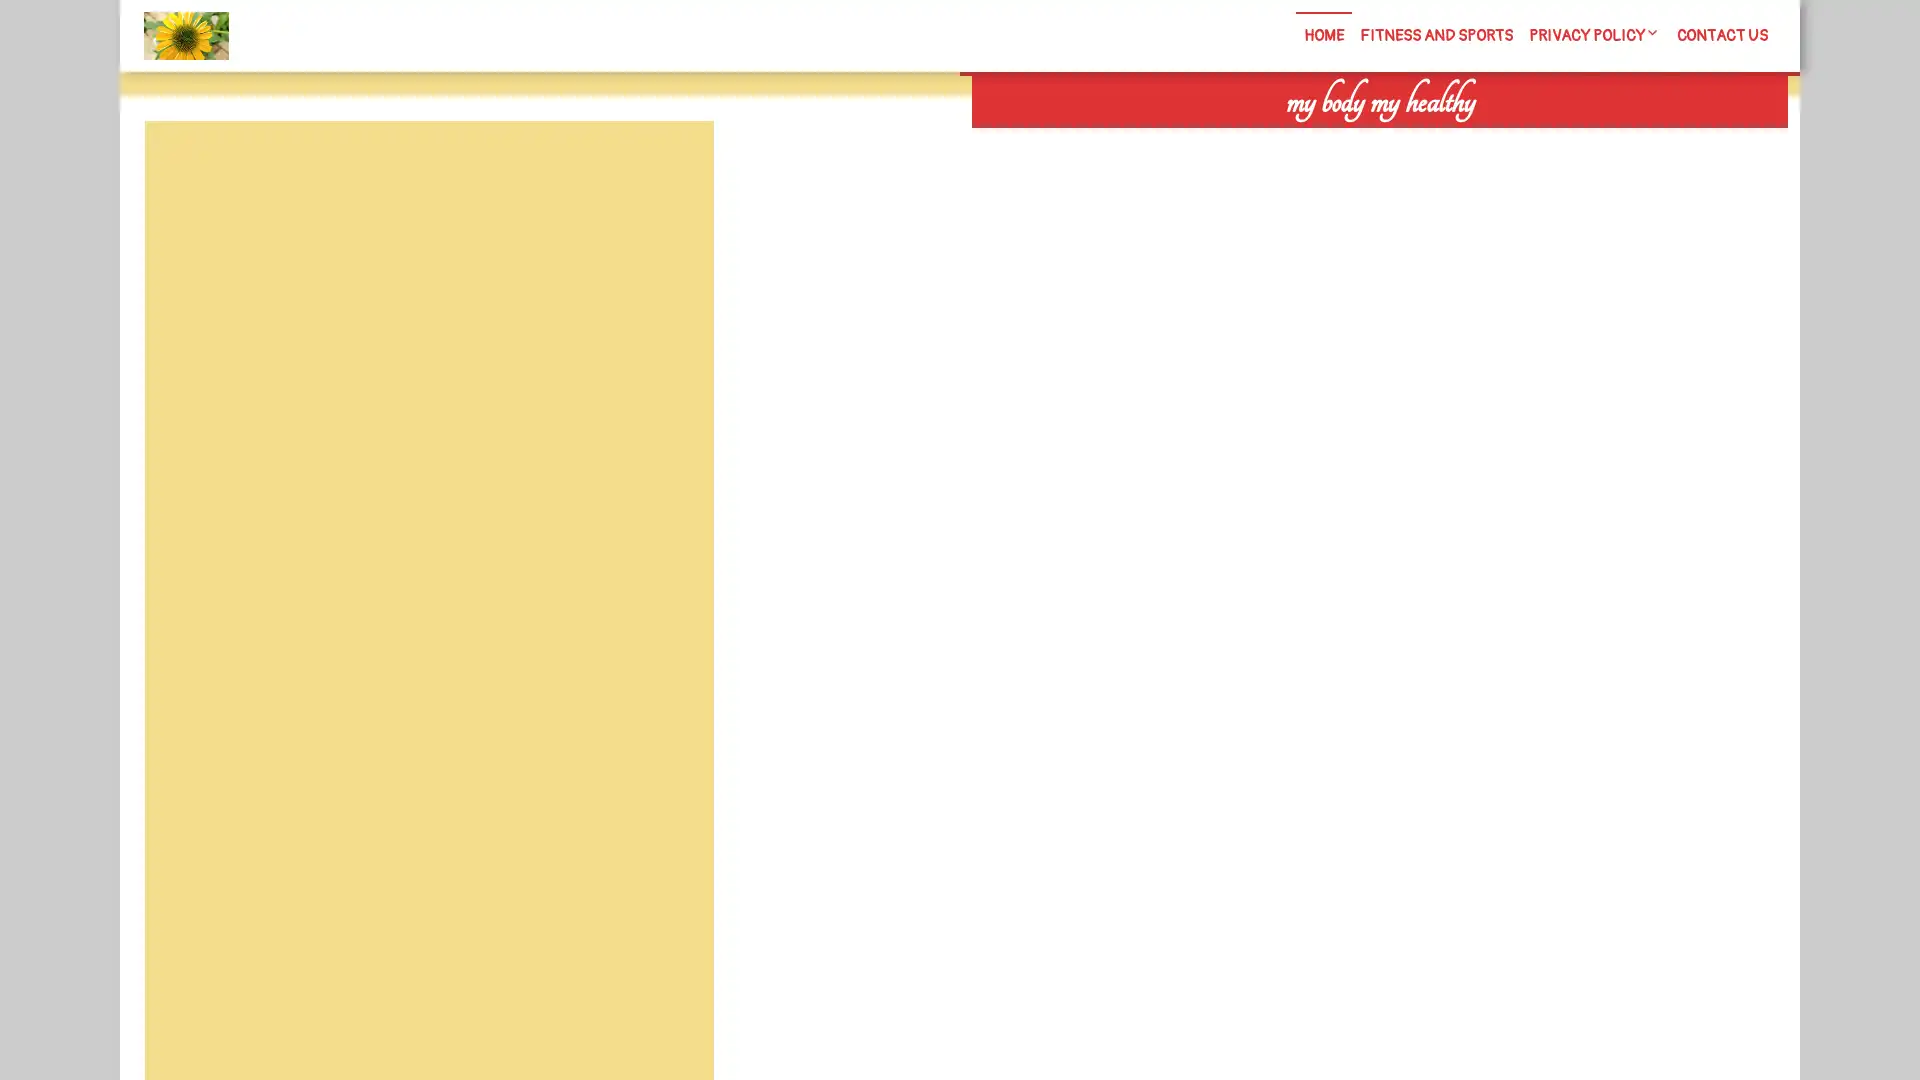 The height and width of the screenshot is (1080, 1920). I want to click on Search, so click(667, 168).